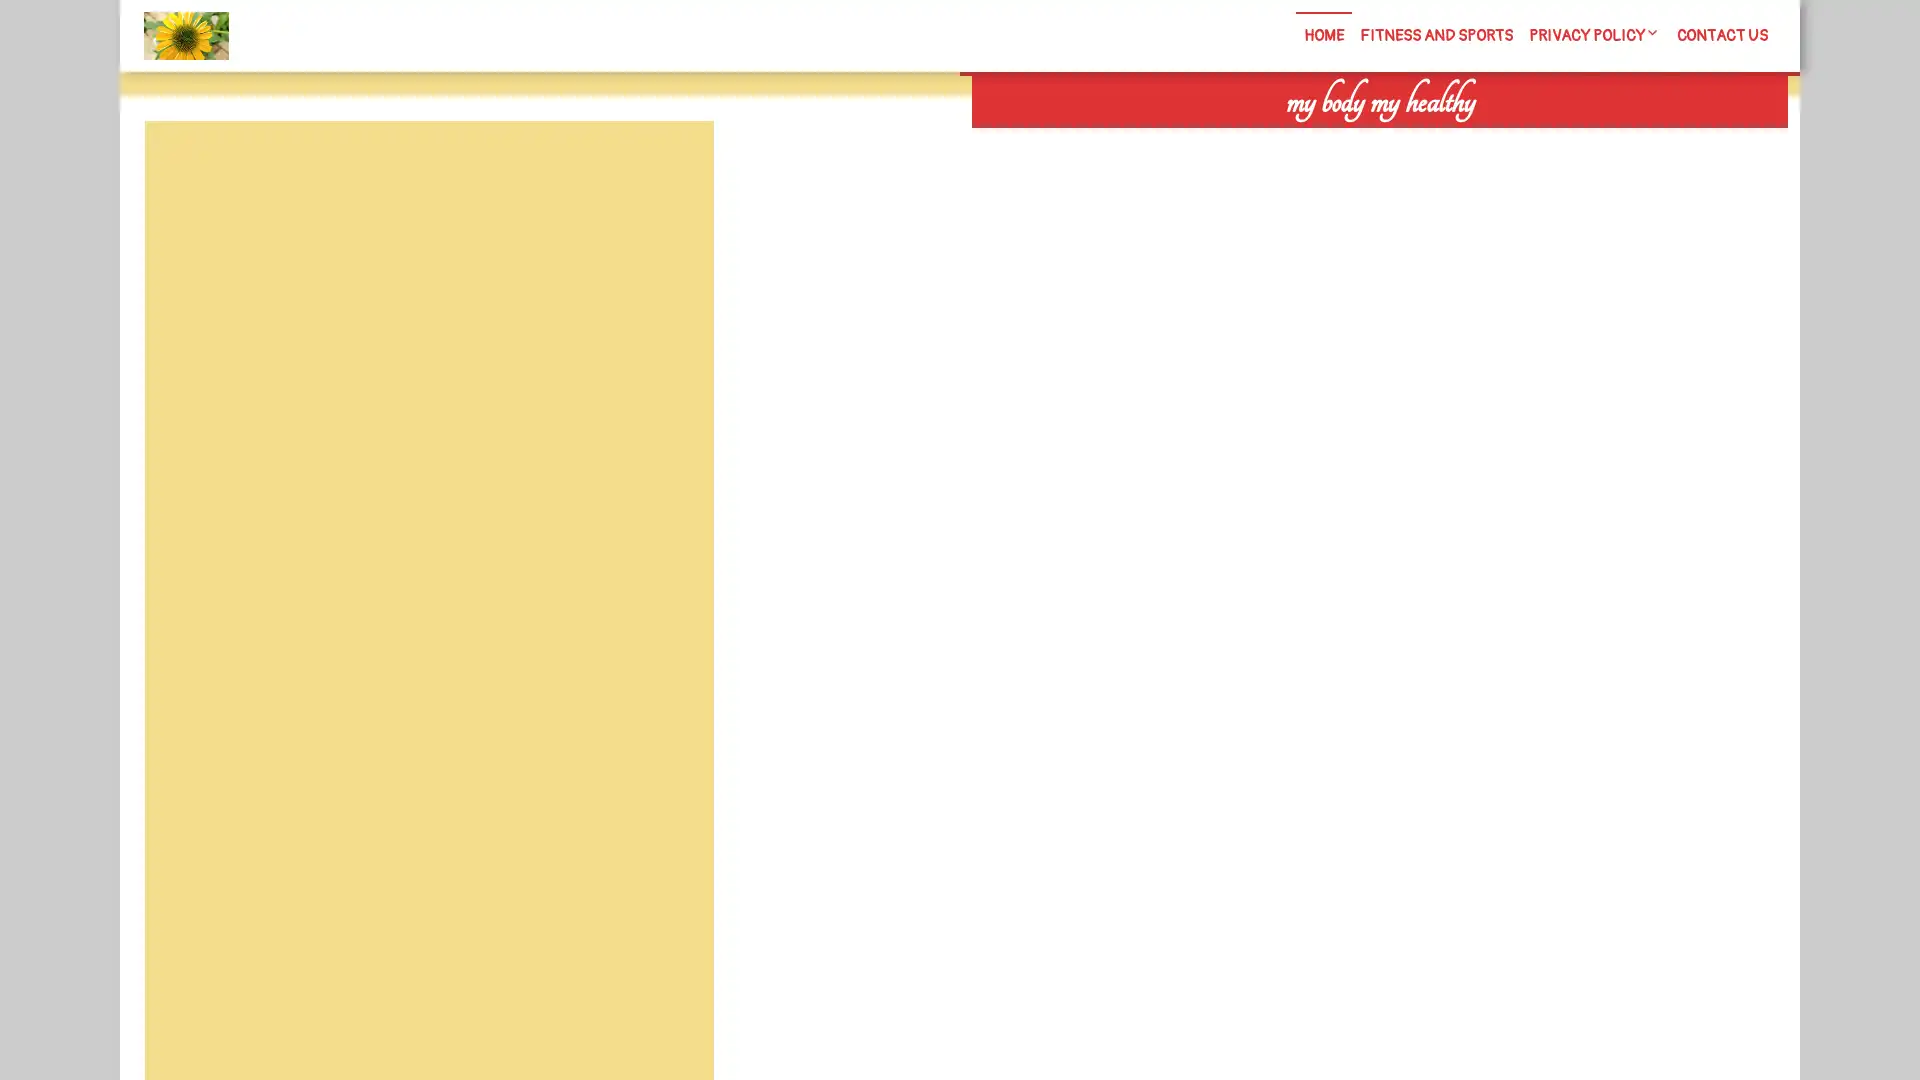 The height and width of the screenshot is (1080, 1920). I want to click on Search, so click(667, 168).